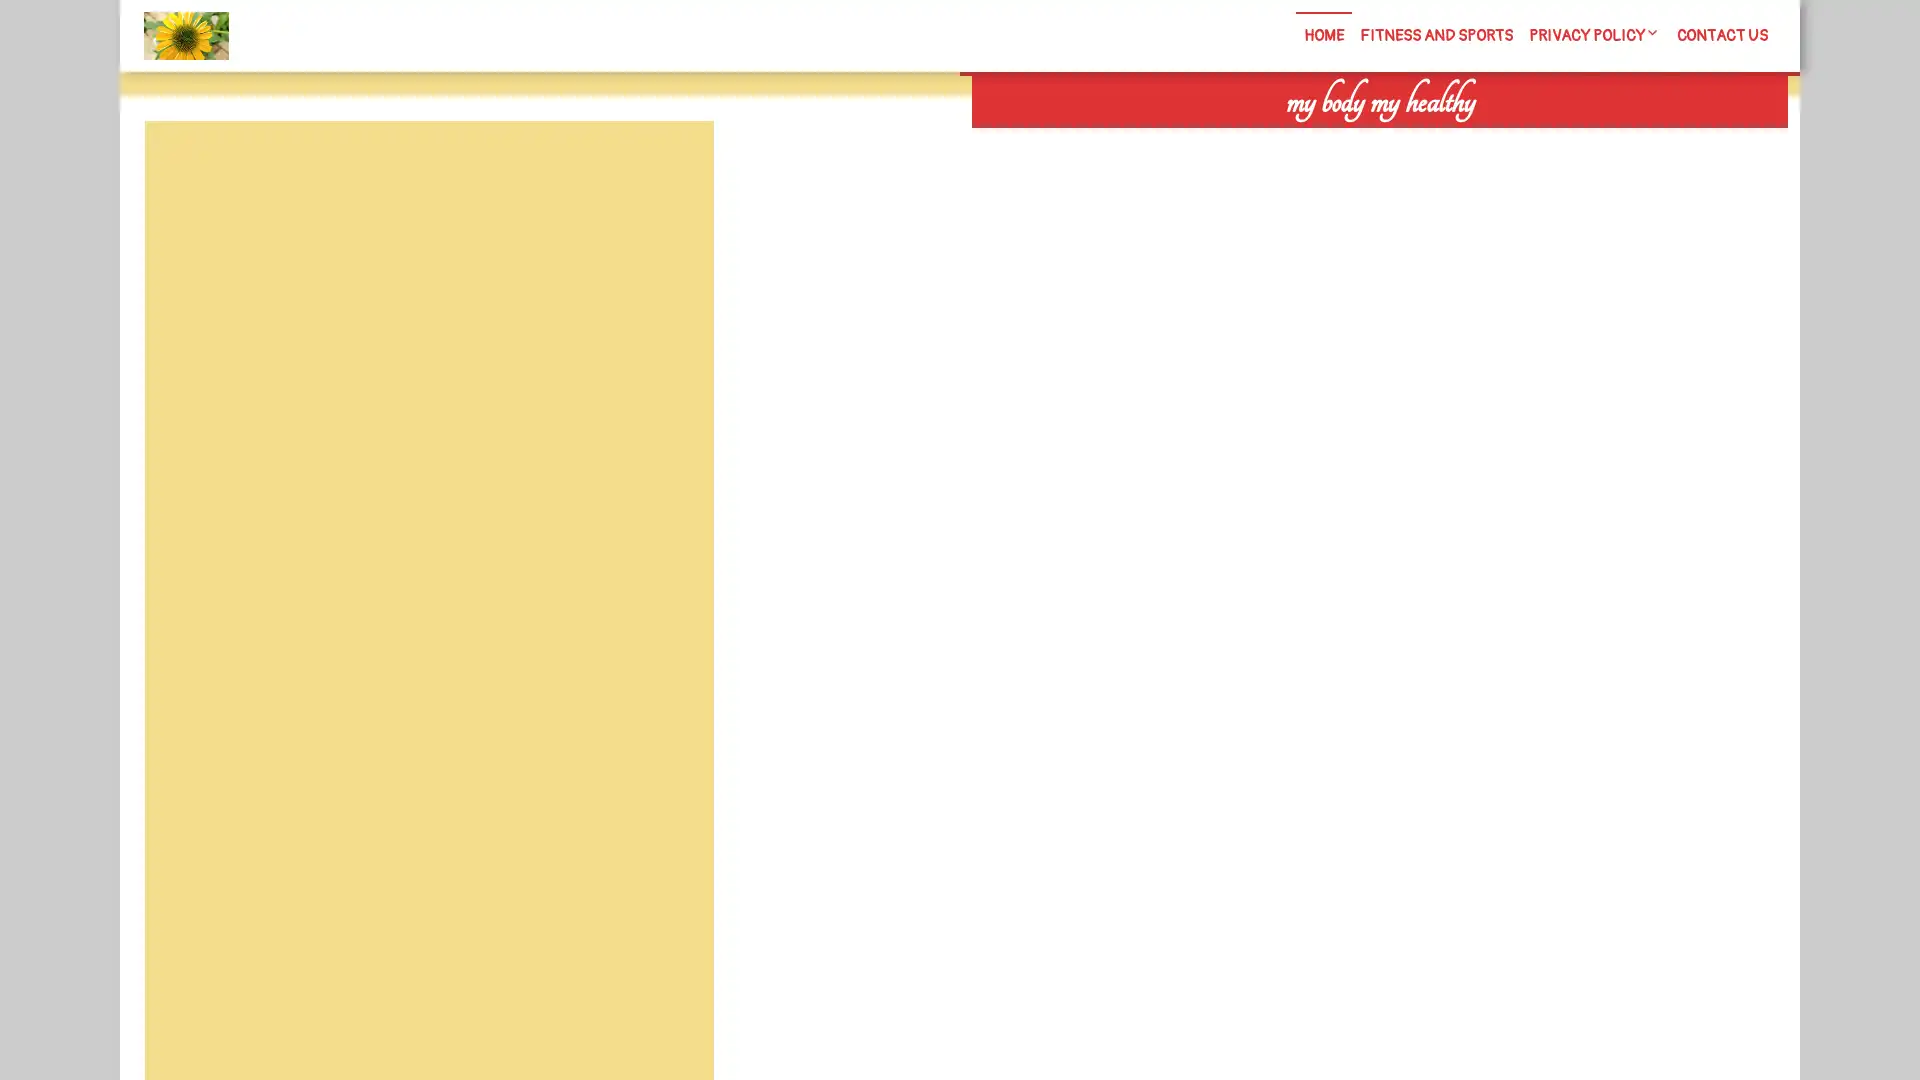 The height and width of the screenshot is (1080, 1920). I want to click on Search, so click(667, 168).